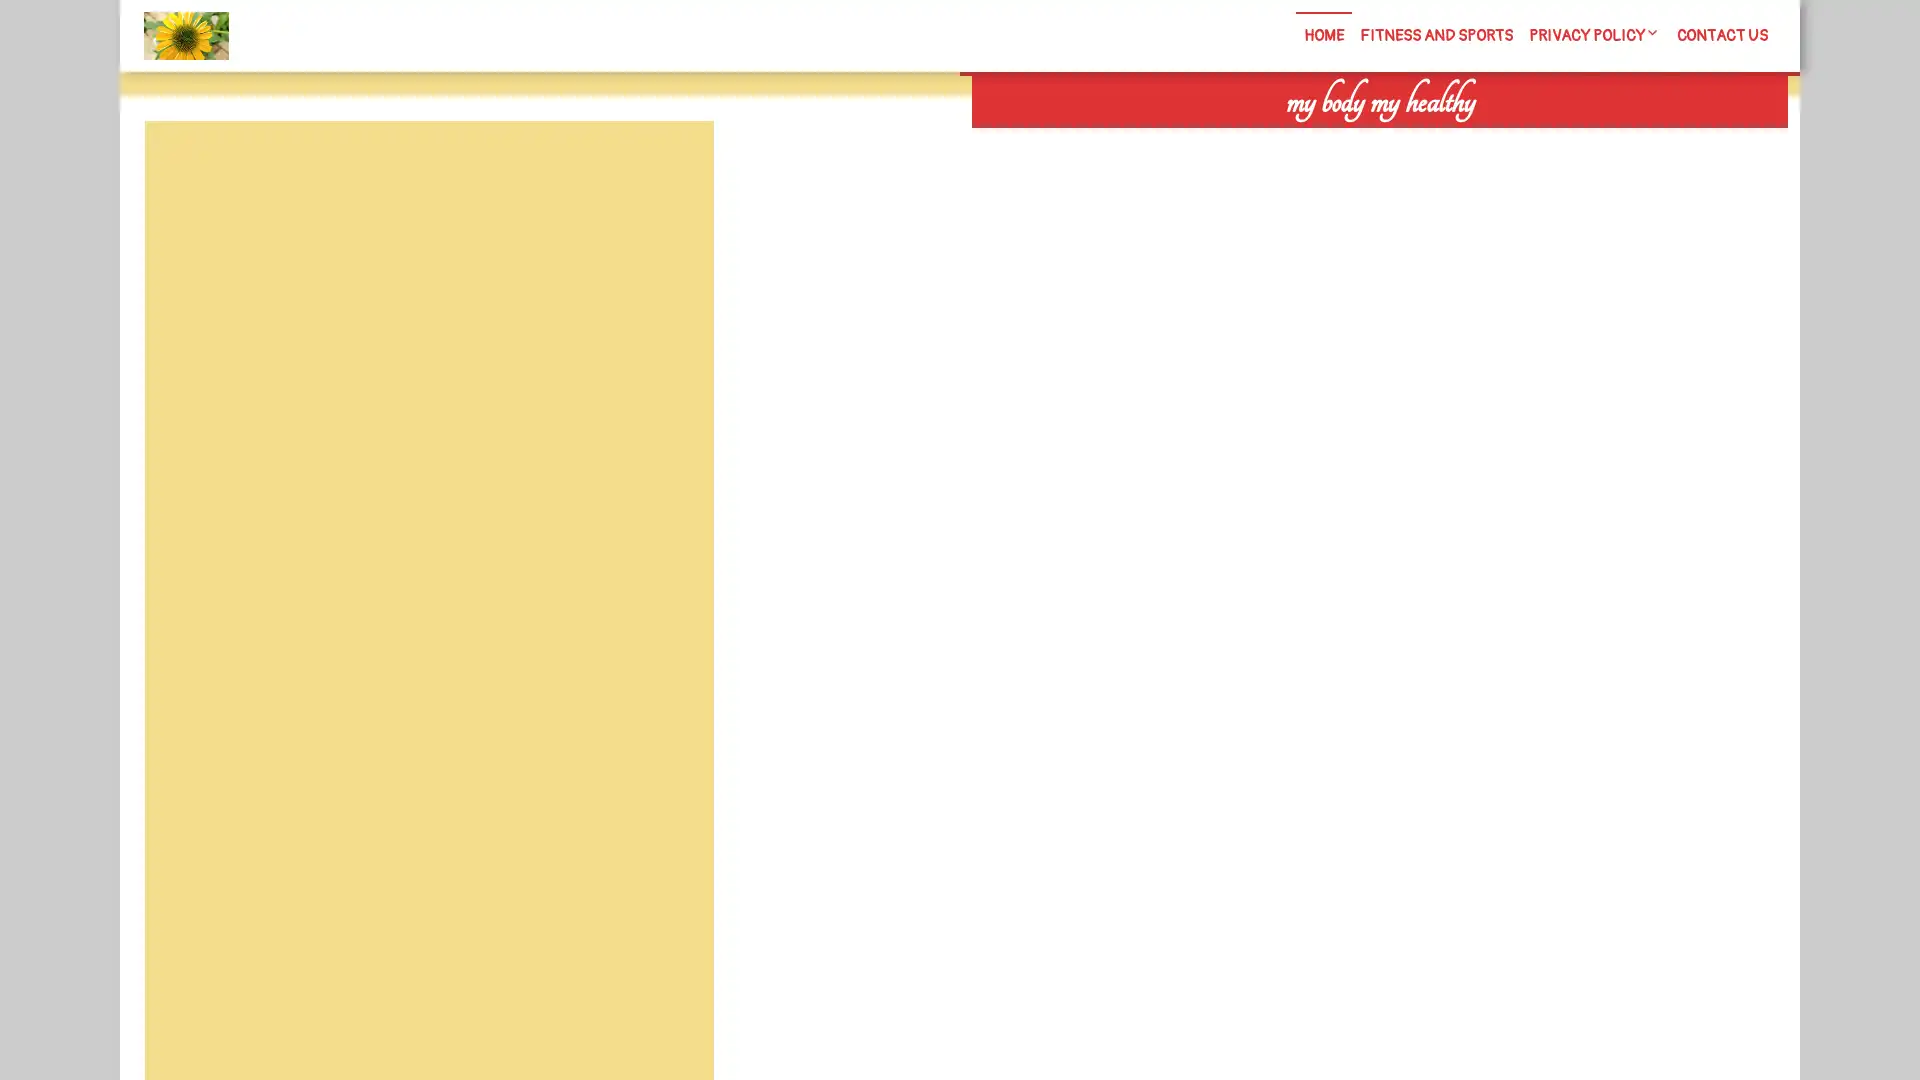 The height and width of the screenshot is (1080, 1920). I want to click on Search, so click(667, 168).